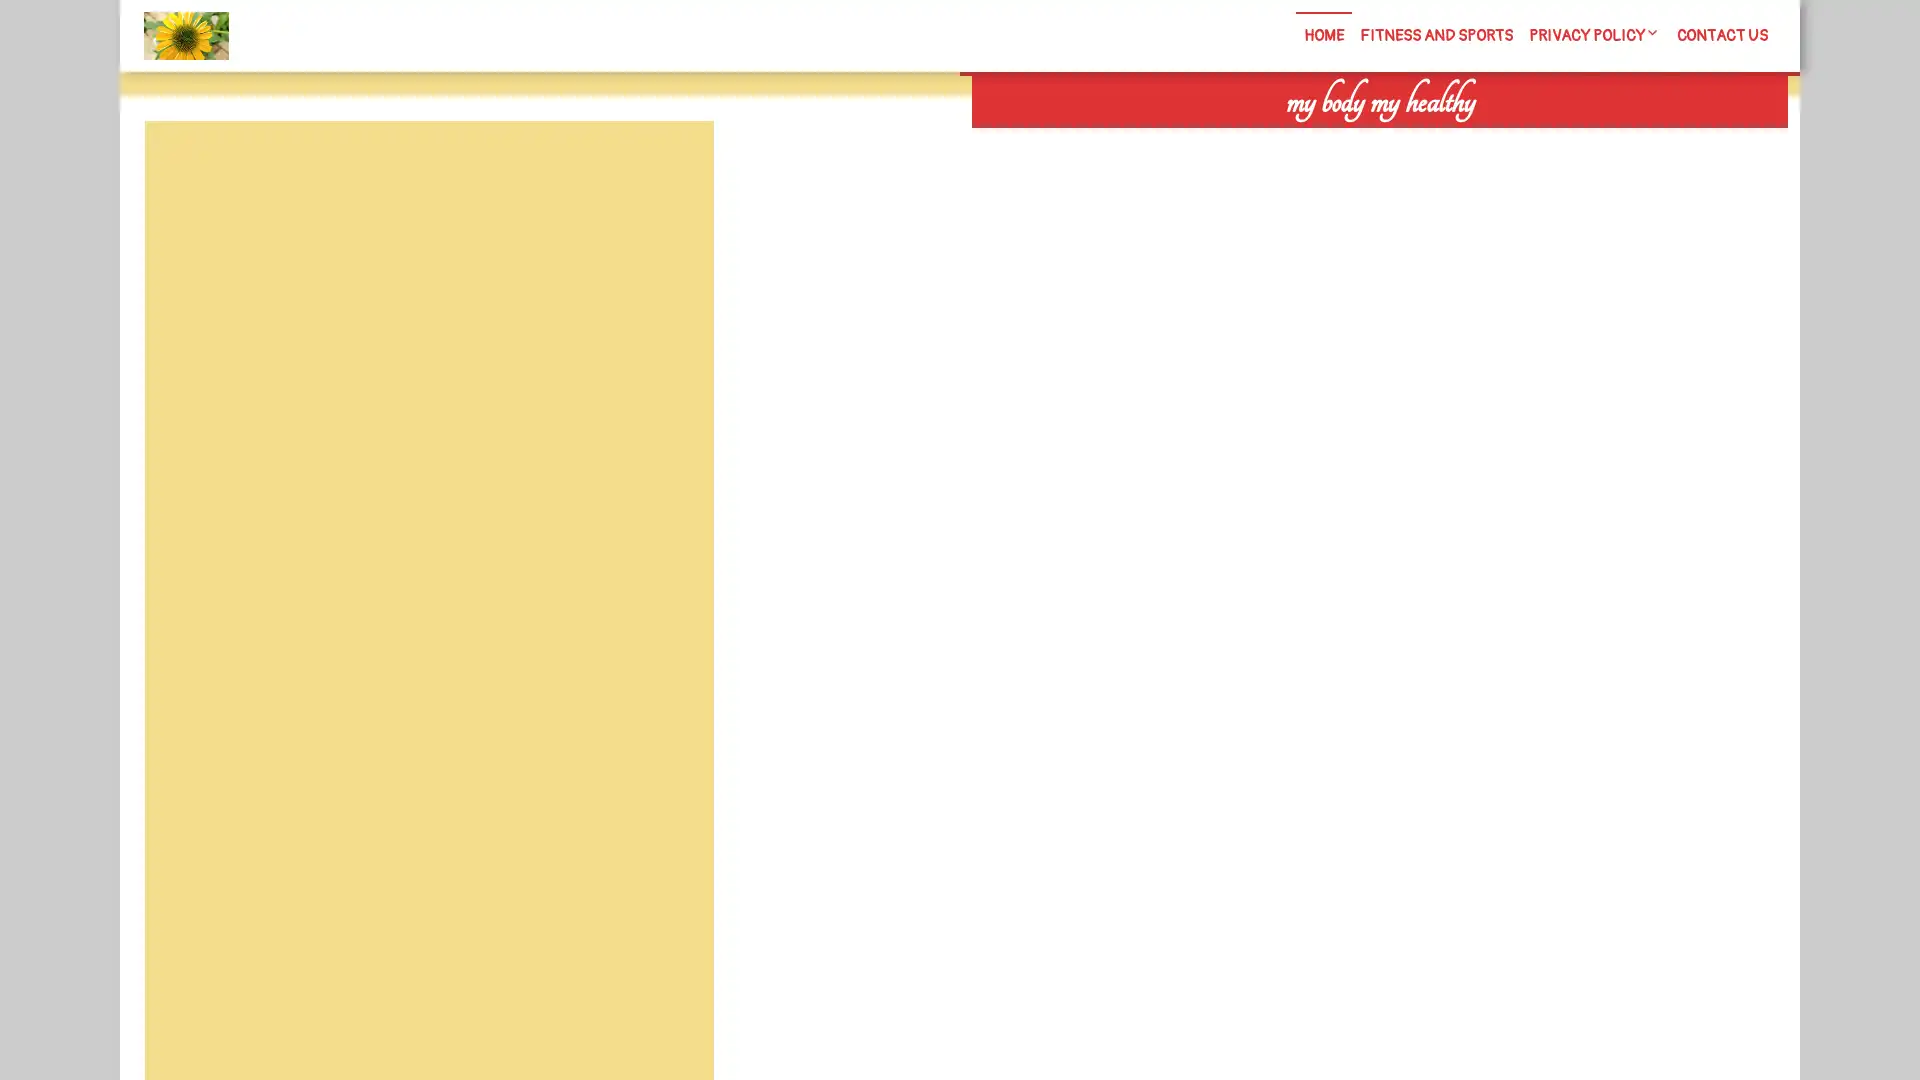 The height and width of the screenshot is (1080, 1920). I want to click on Search, so click(667, 168).